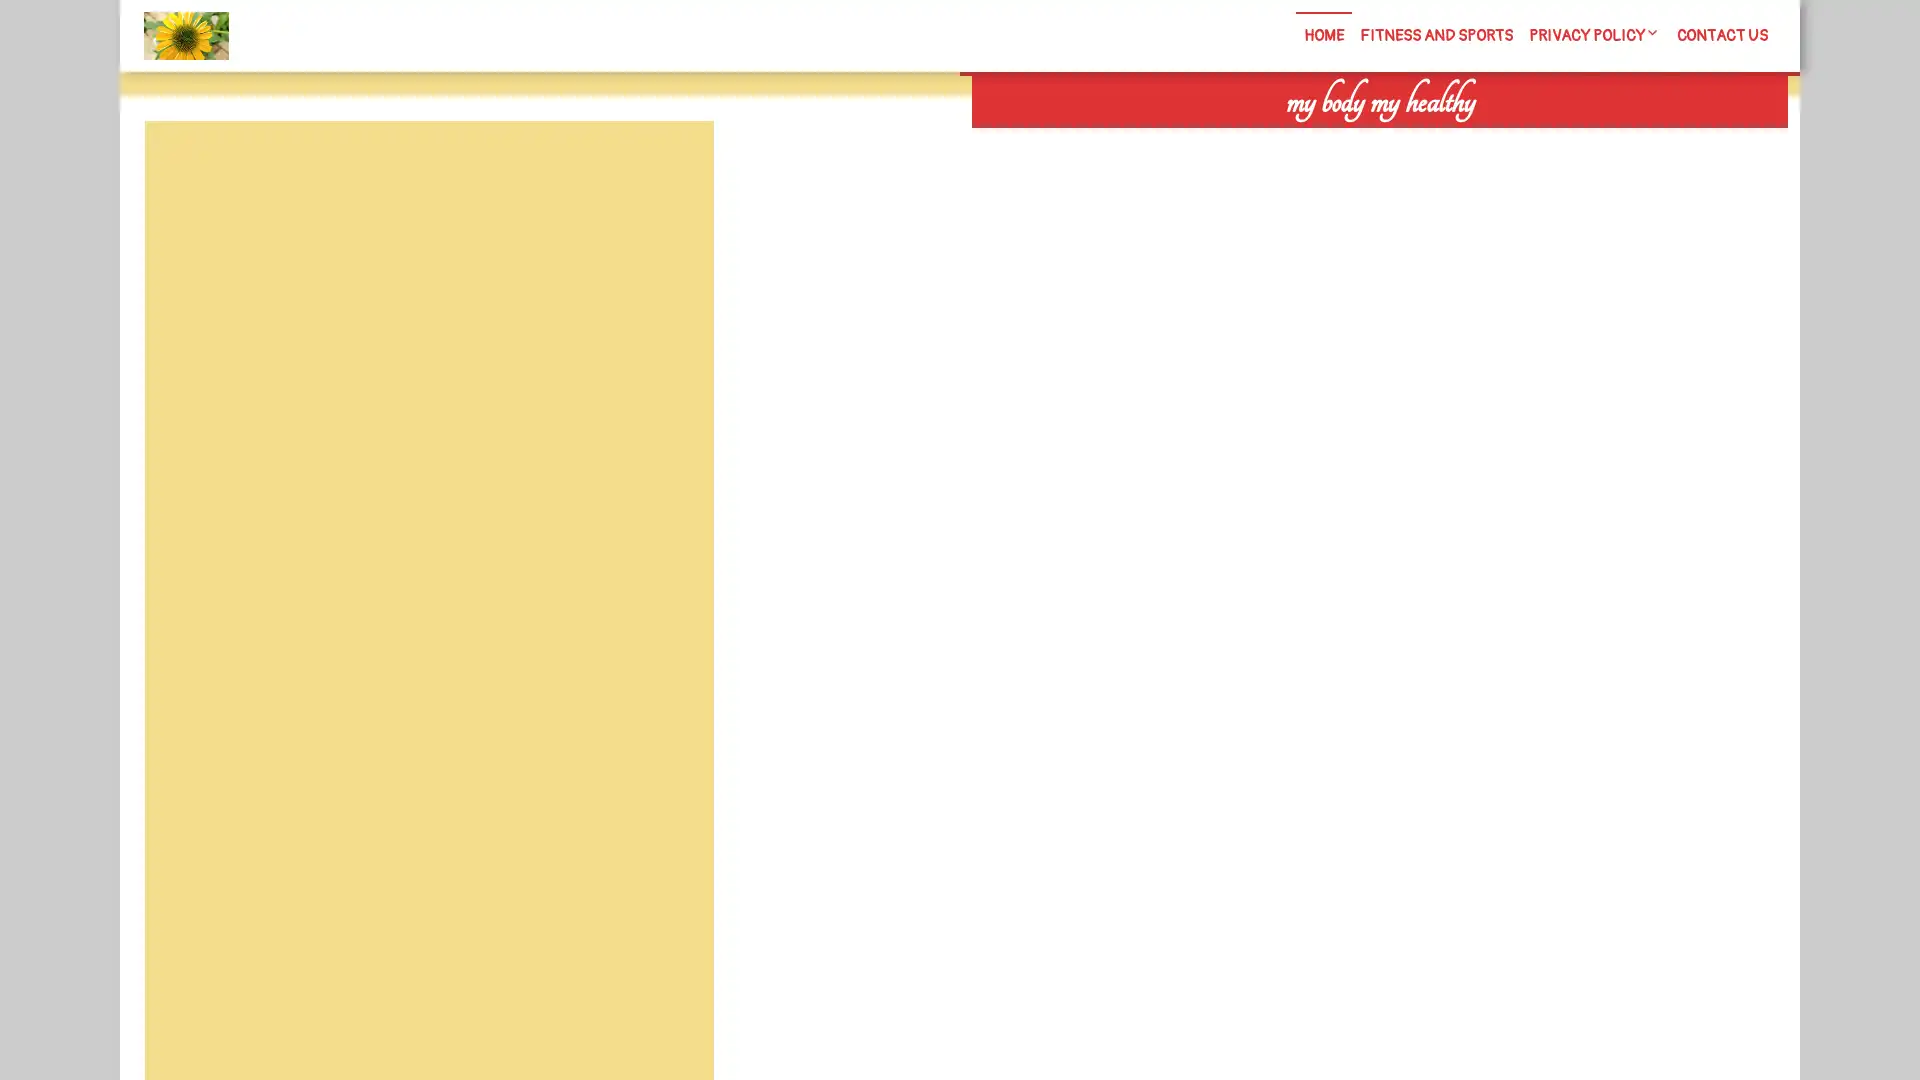 The height and width of the screenshot is (1080, 1920). I want to click on Search, so click(667, 168).